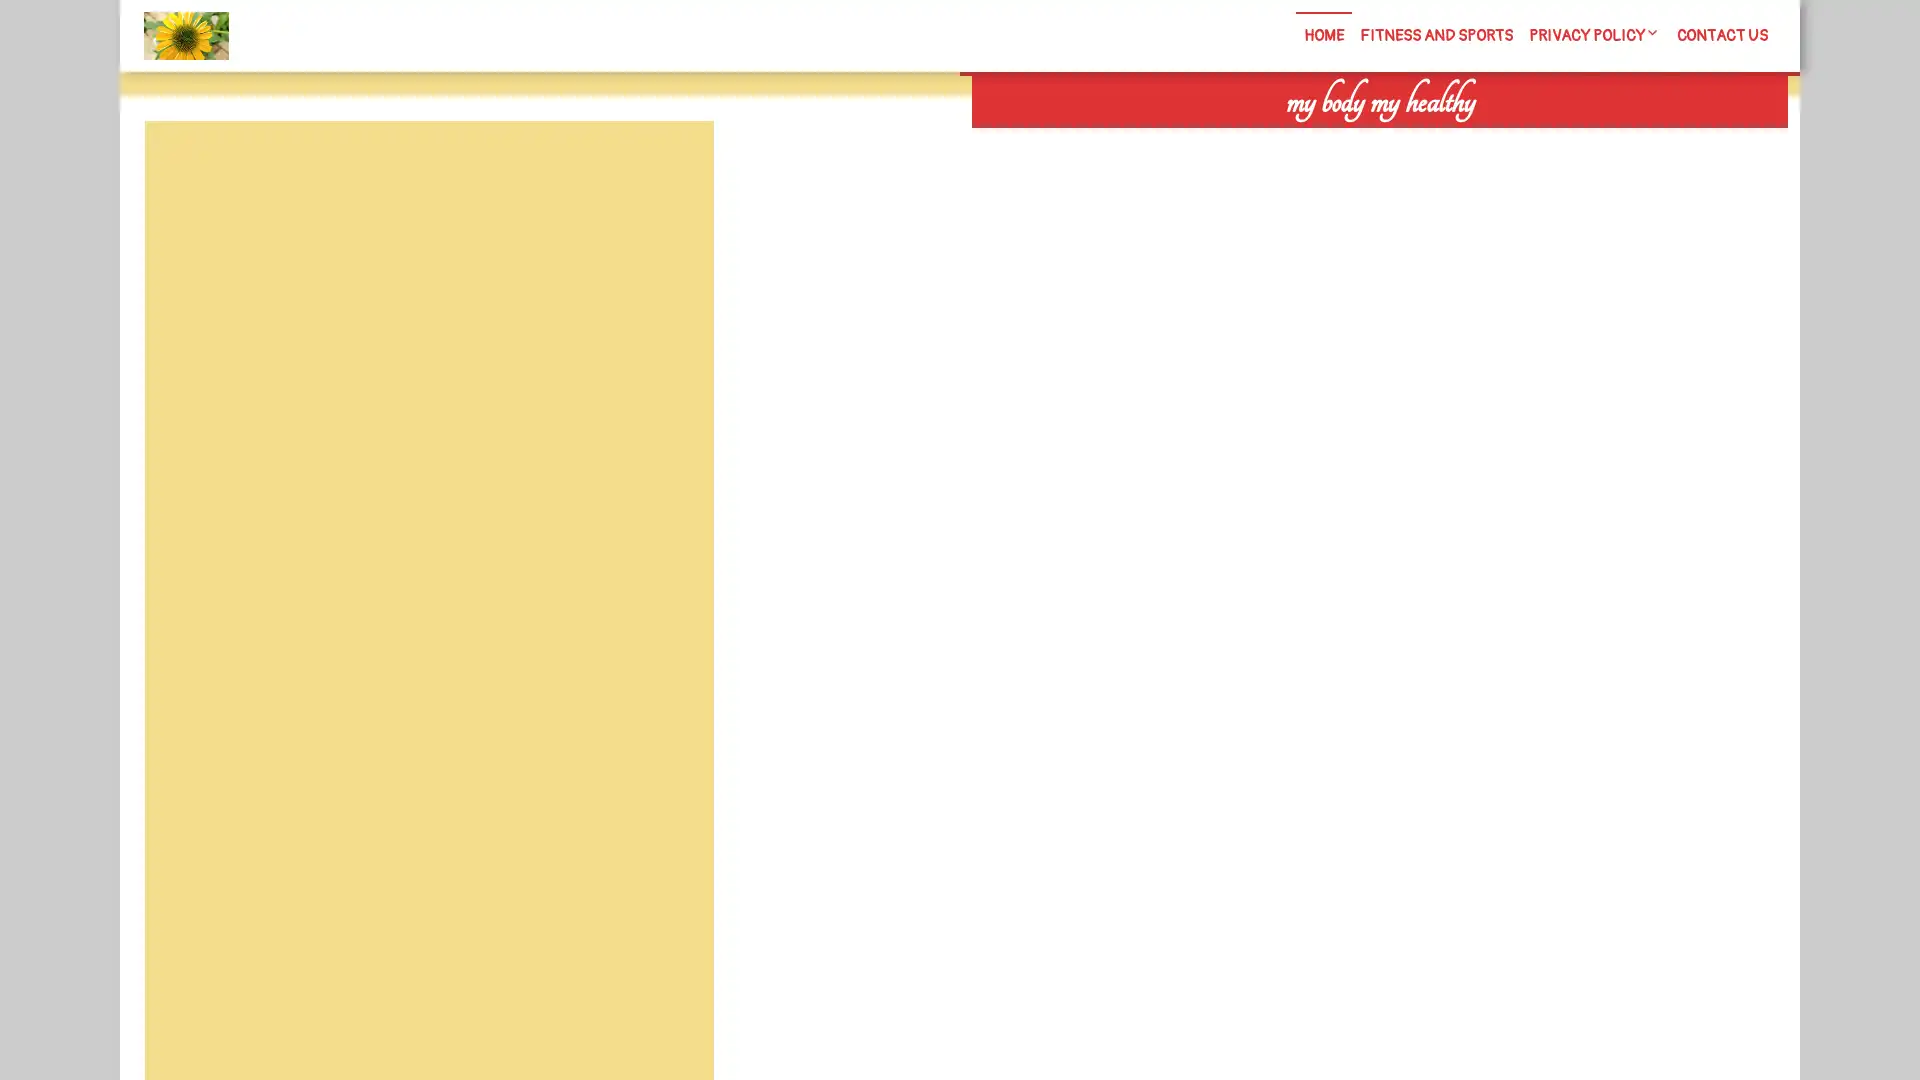 The height and width of the screenshot is (1080, 1920). I want to click on Search, so click(667, 168).